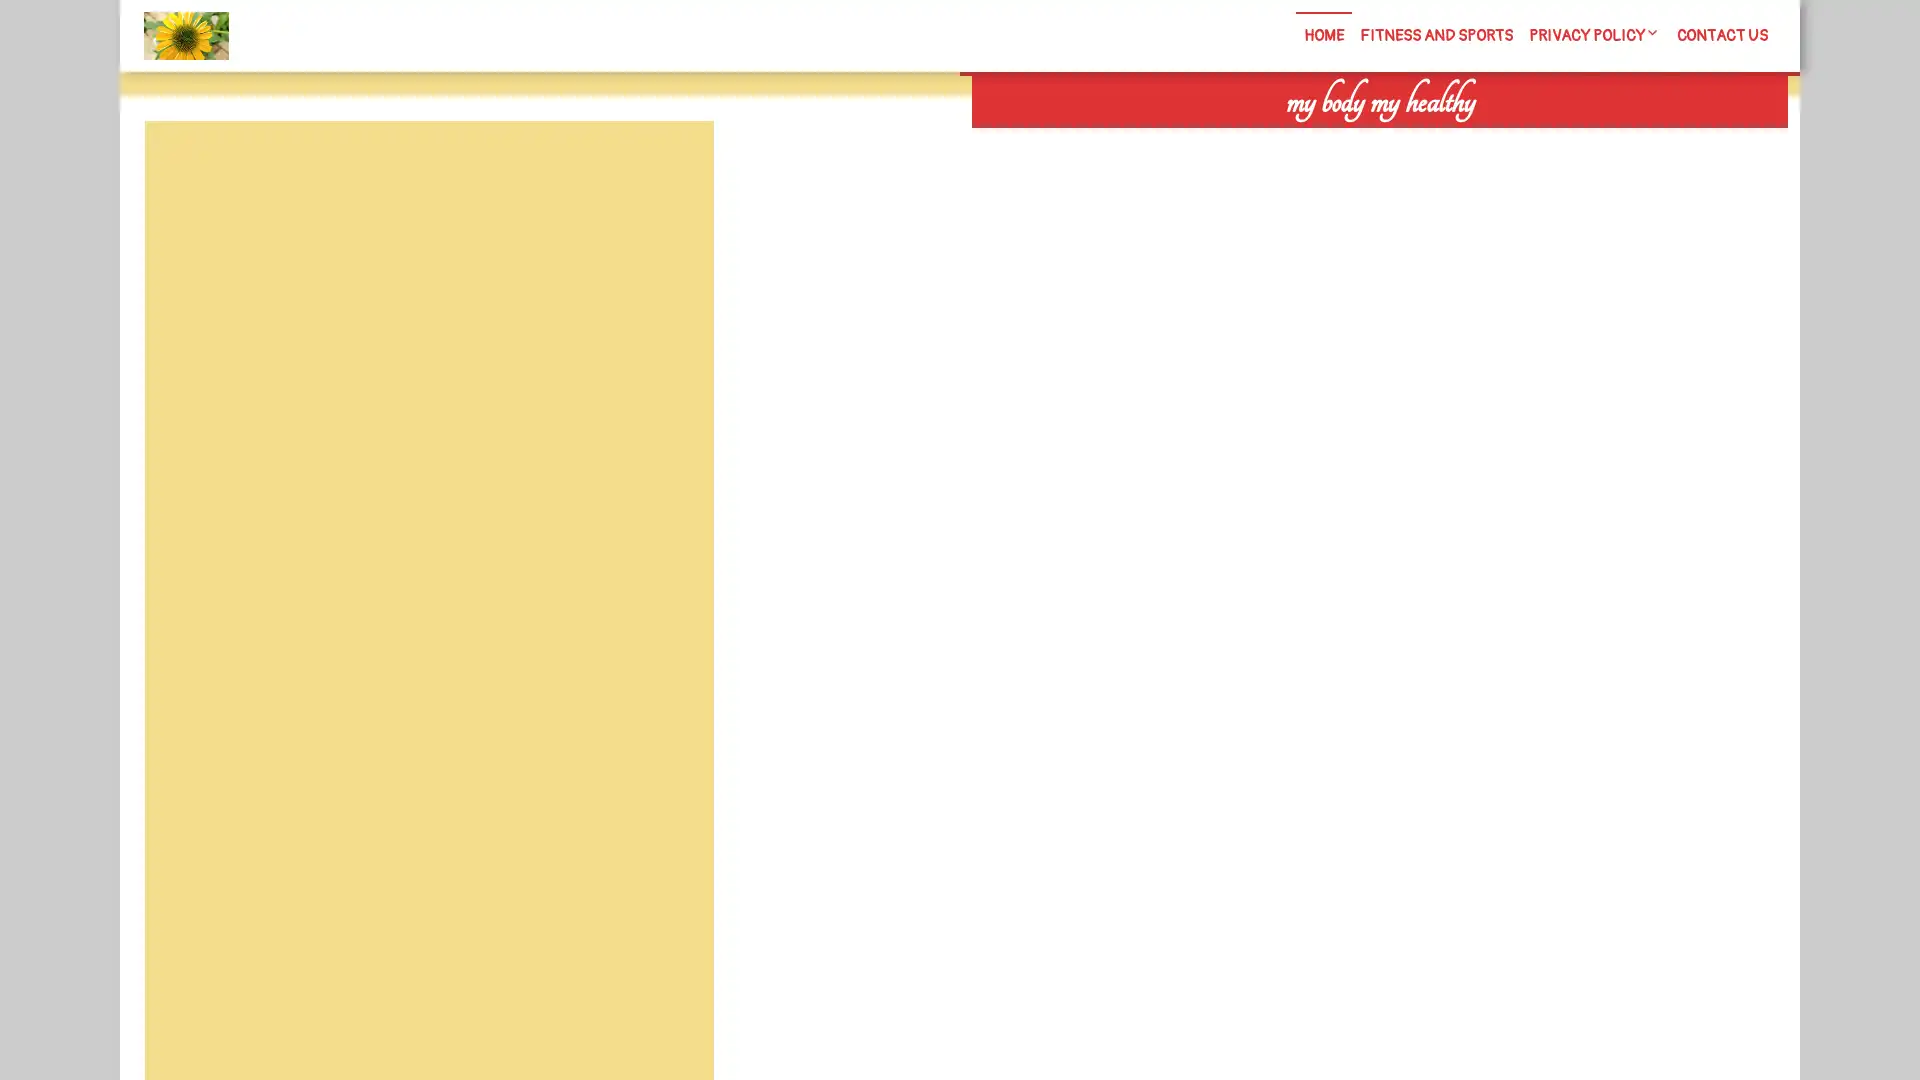 The height and width of the screenshot is (1080, 1920). I want to click on Search, so click(667, 168).